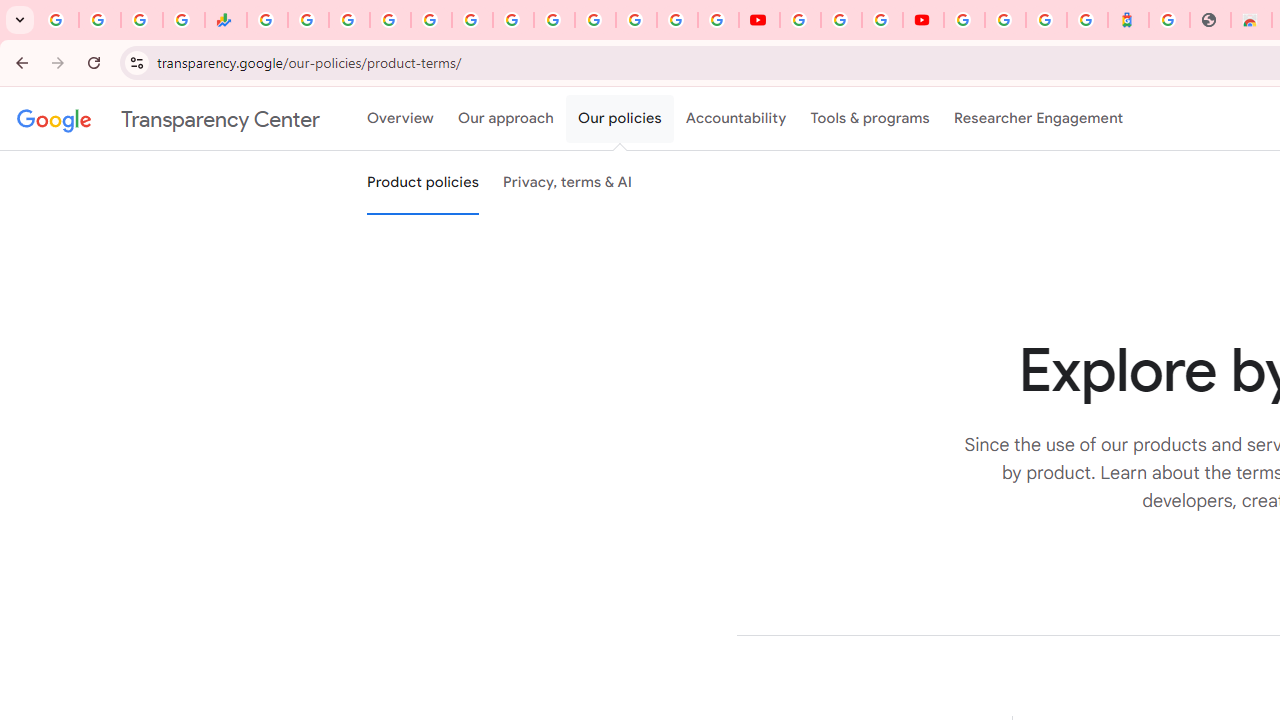 The height and width of the screenshot is (720, 1280). I want to click on 'Accountability', so click(735, 119).